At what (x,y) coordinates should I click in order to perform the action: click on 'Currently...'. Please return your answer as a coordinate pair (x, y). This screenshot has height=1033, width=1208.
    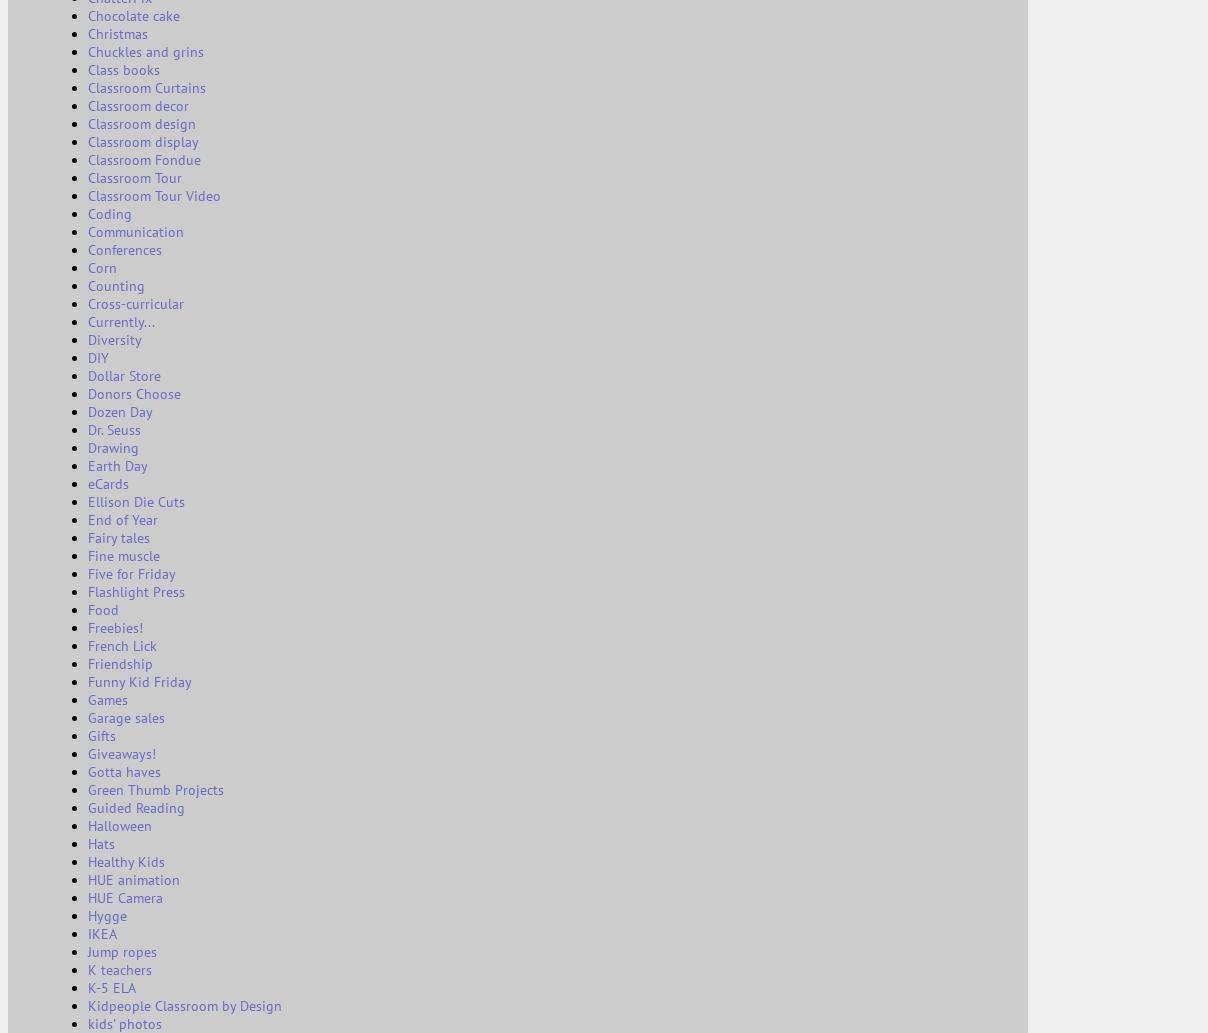
    Looking at the image, I should click on (120, 320).